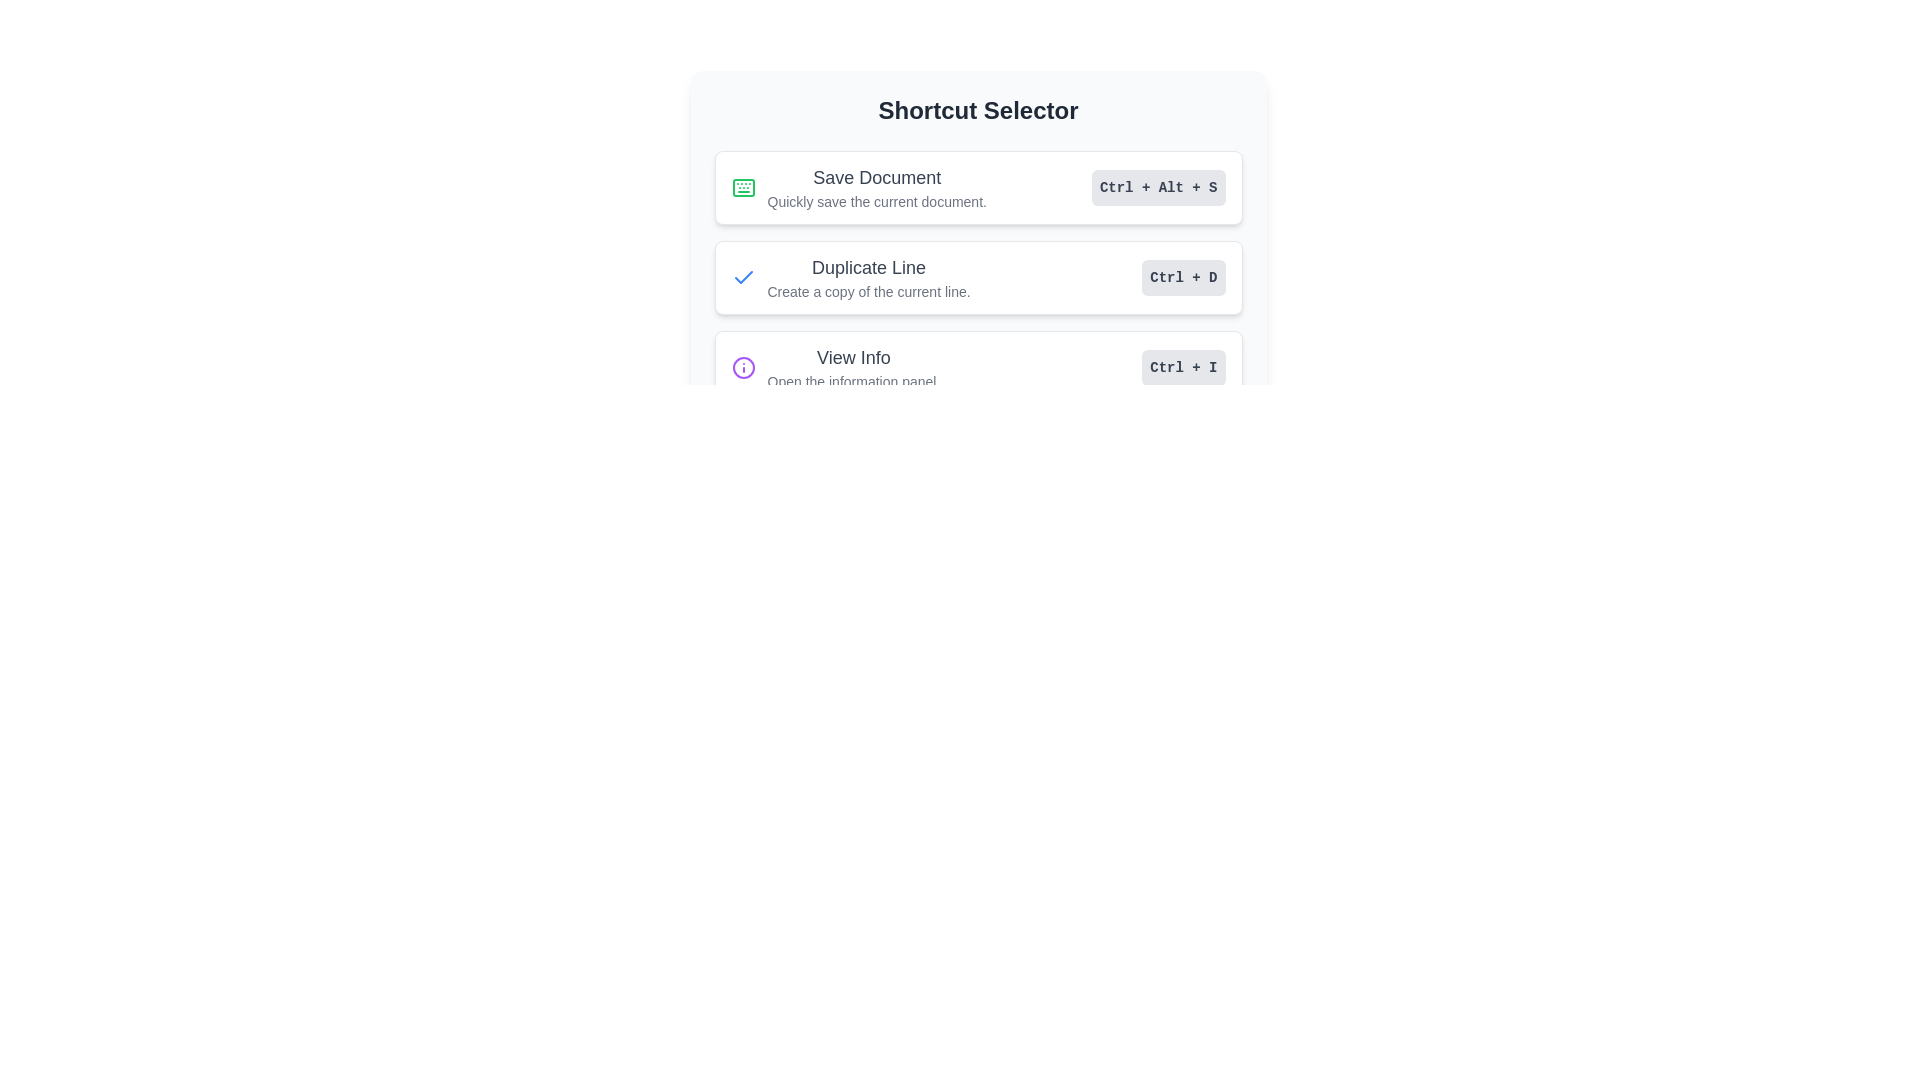 The height and width of the screenshot is (1080, 1920). I want to click on the 'View Info' text label pair within the 'Shortcut Selector' panel, so click(853, 367).